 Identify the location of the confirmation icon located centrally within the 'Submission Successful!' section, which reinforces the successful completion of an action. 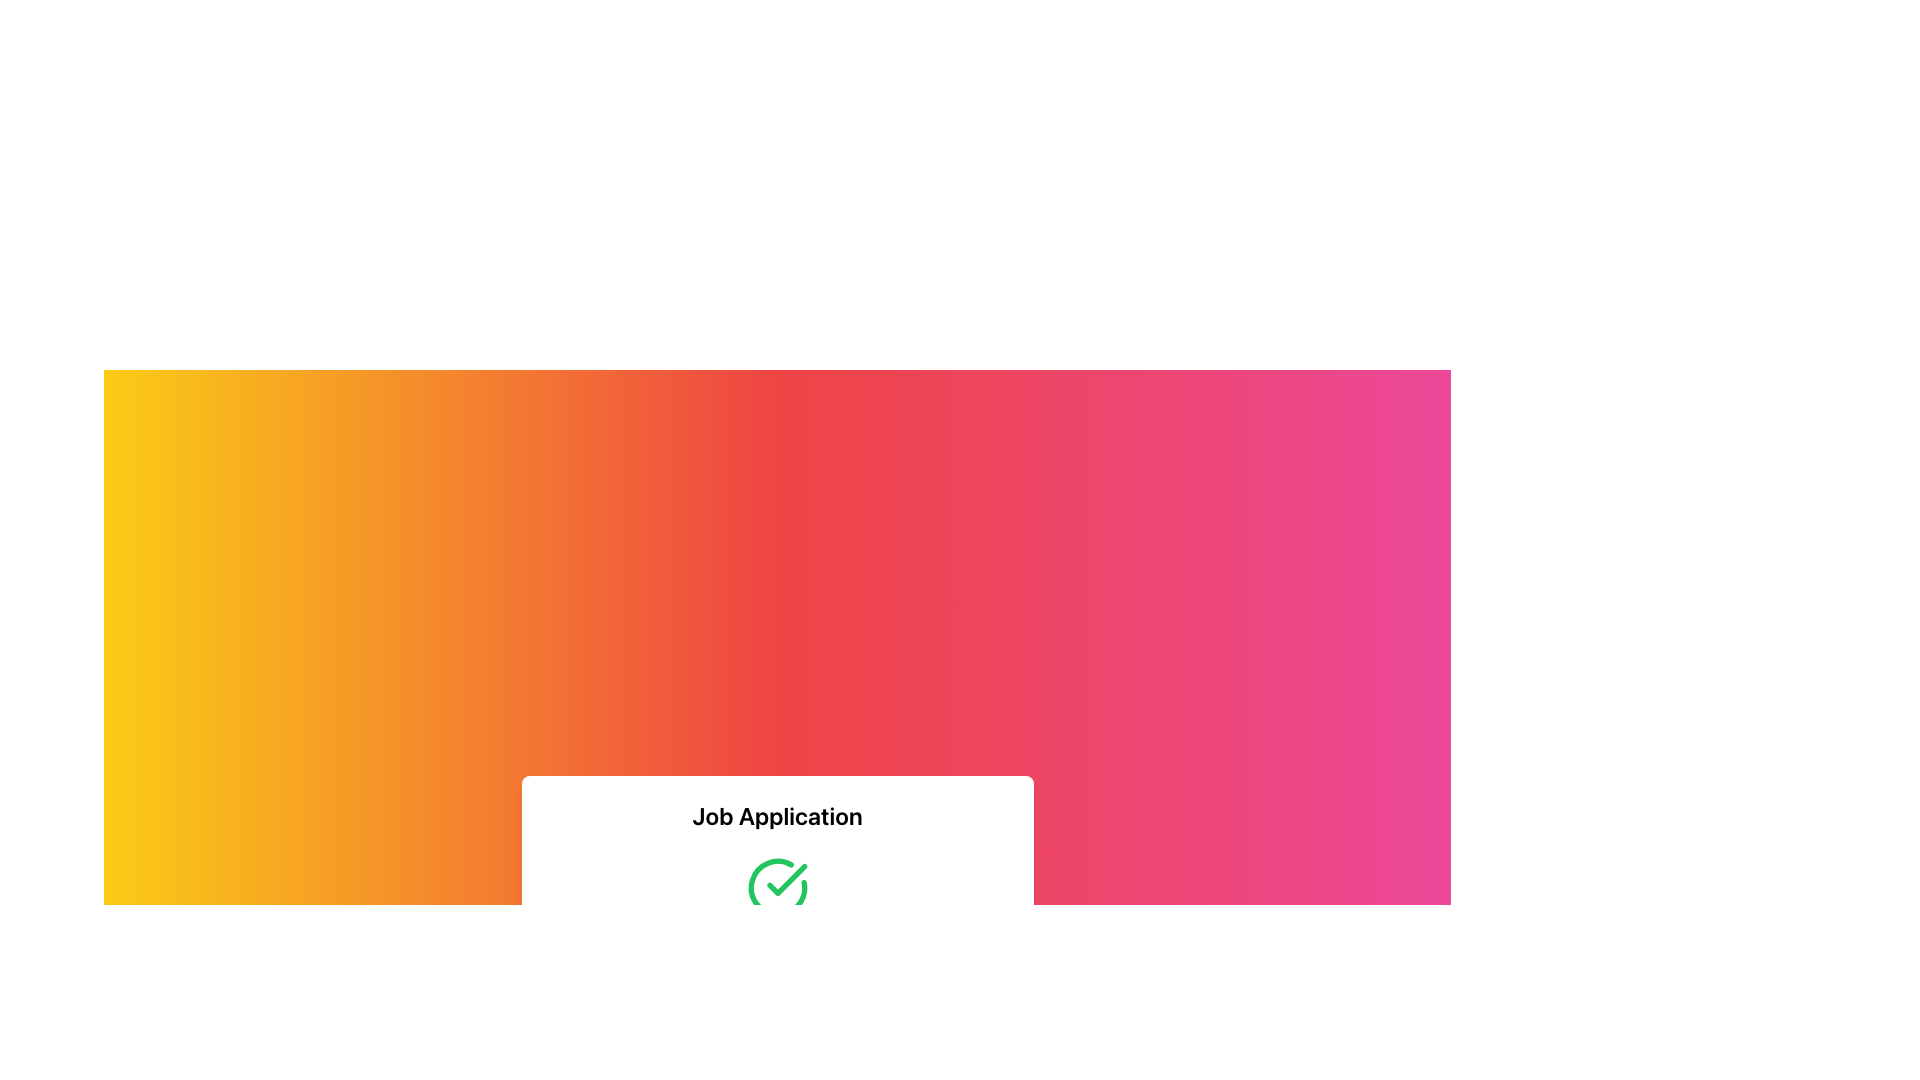
(776, 886).